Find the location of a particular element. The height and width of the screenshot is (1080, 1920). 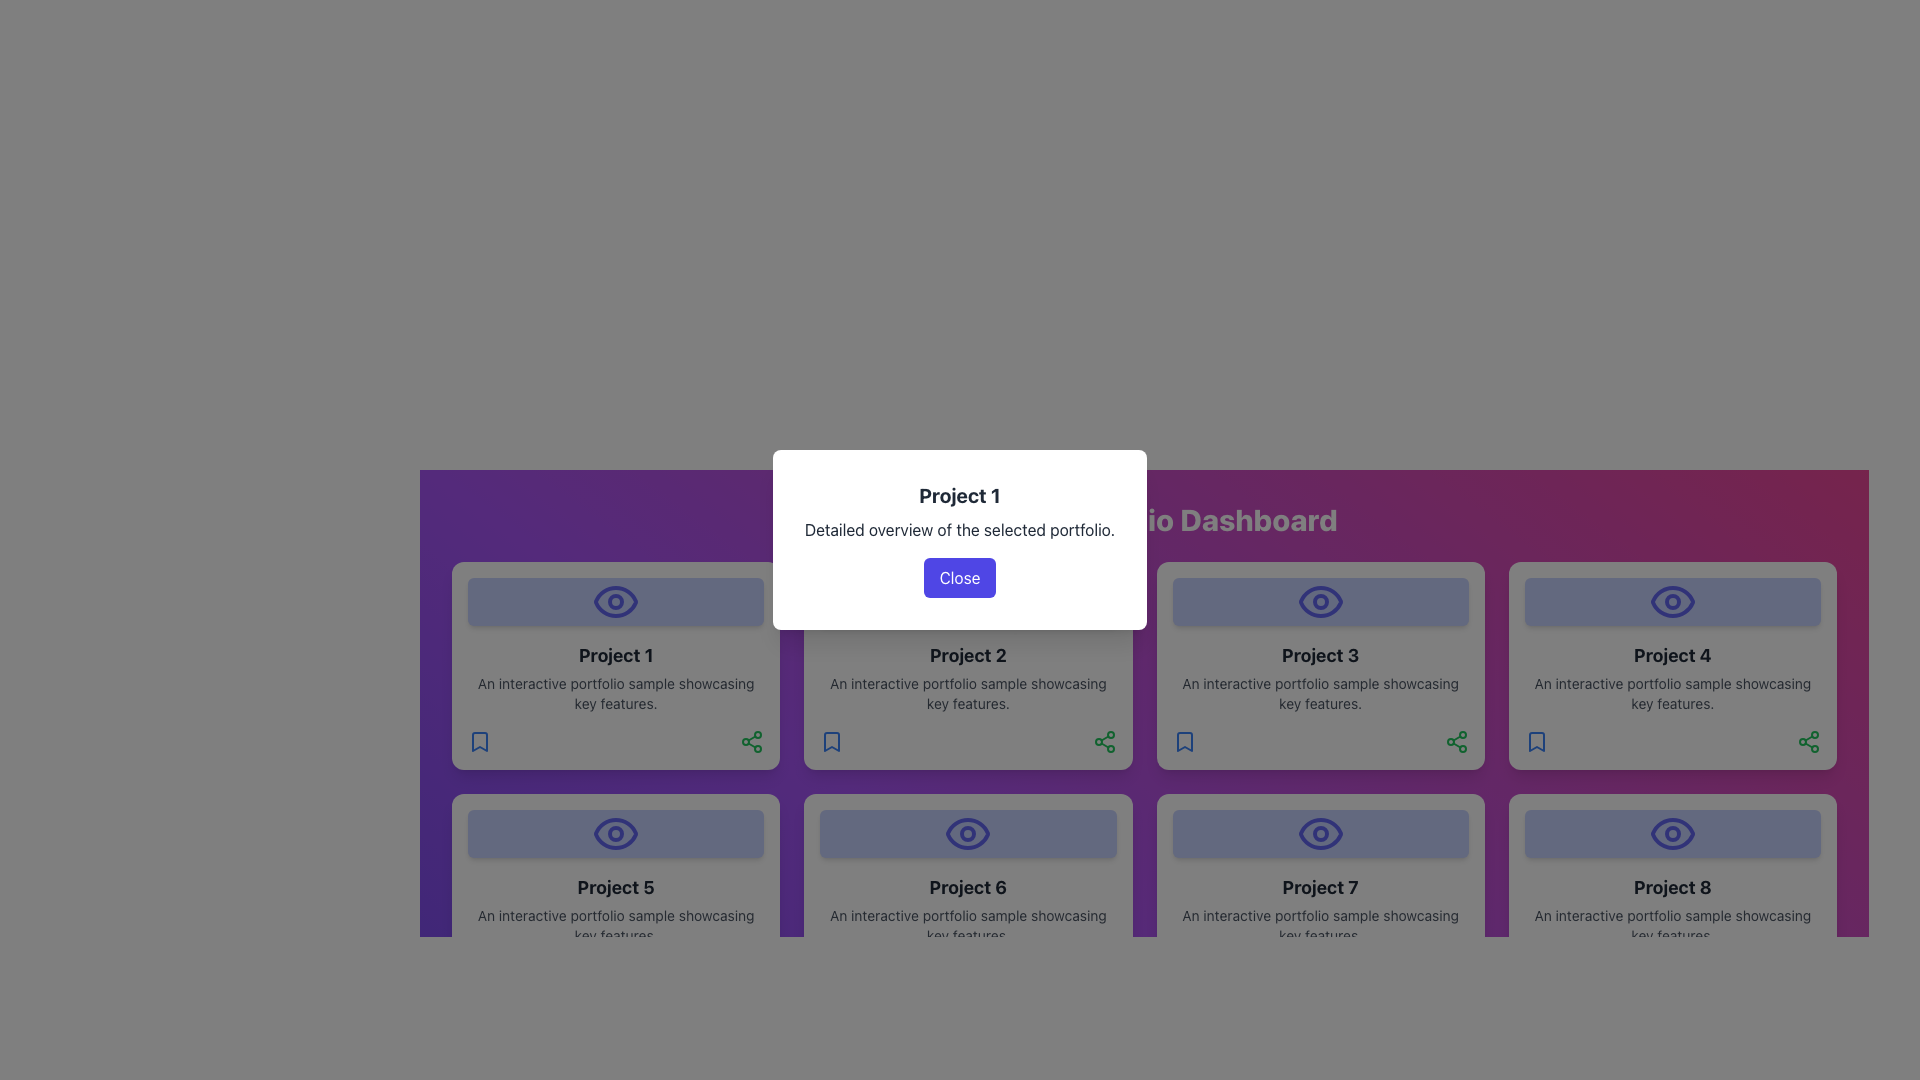

the Portfolio card located in the second row of the grid layout, positioned between 'Project 2' and 'Project 7', to gather information about the project it represents is located at coordinates (968, 897).